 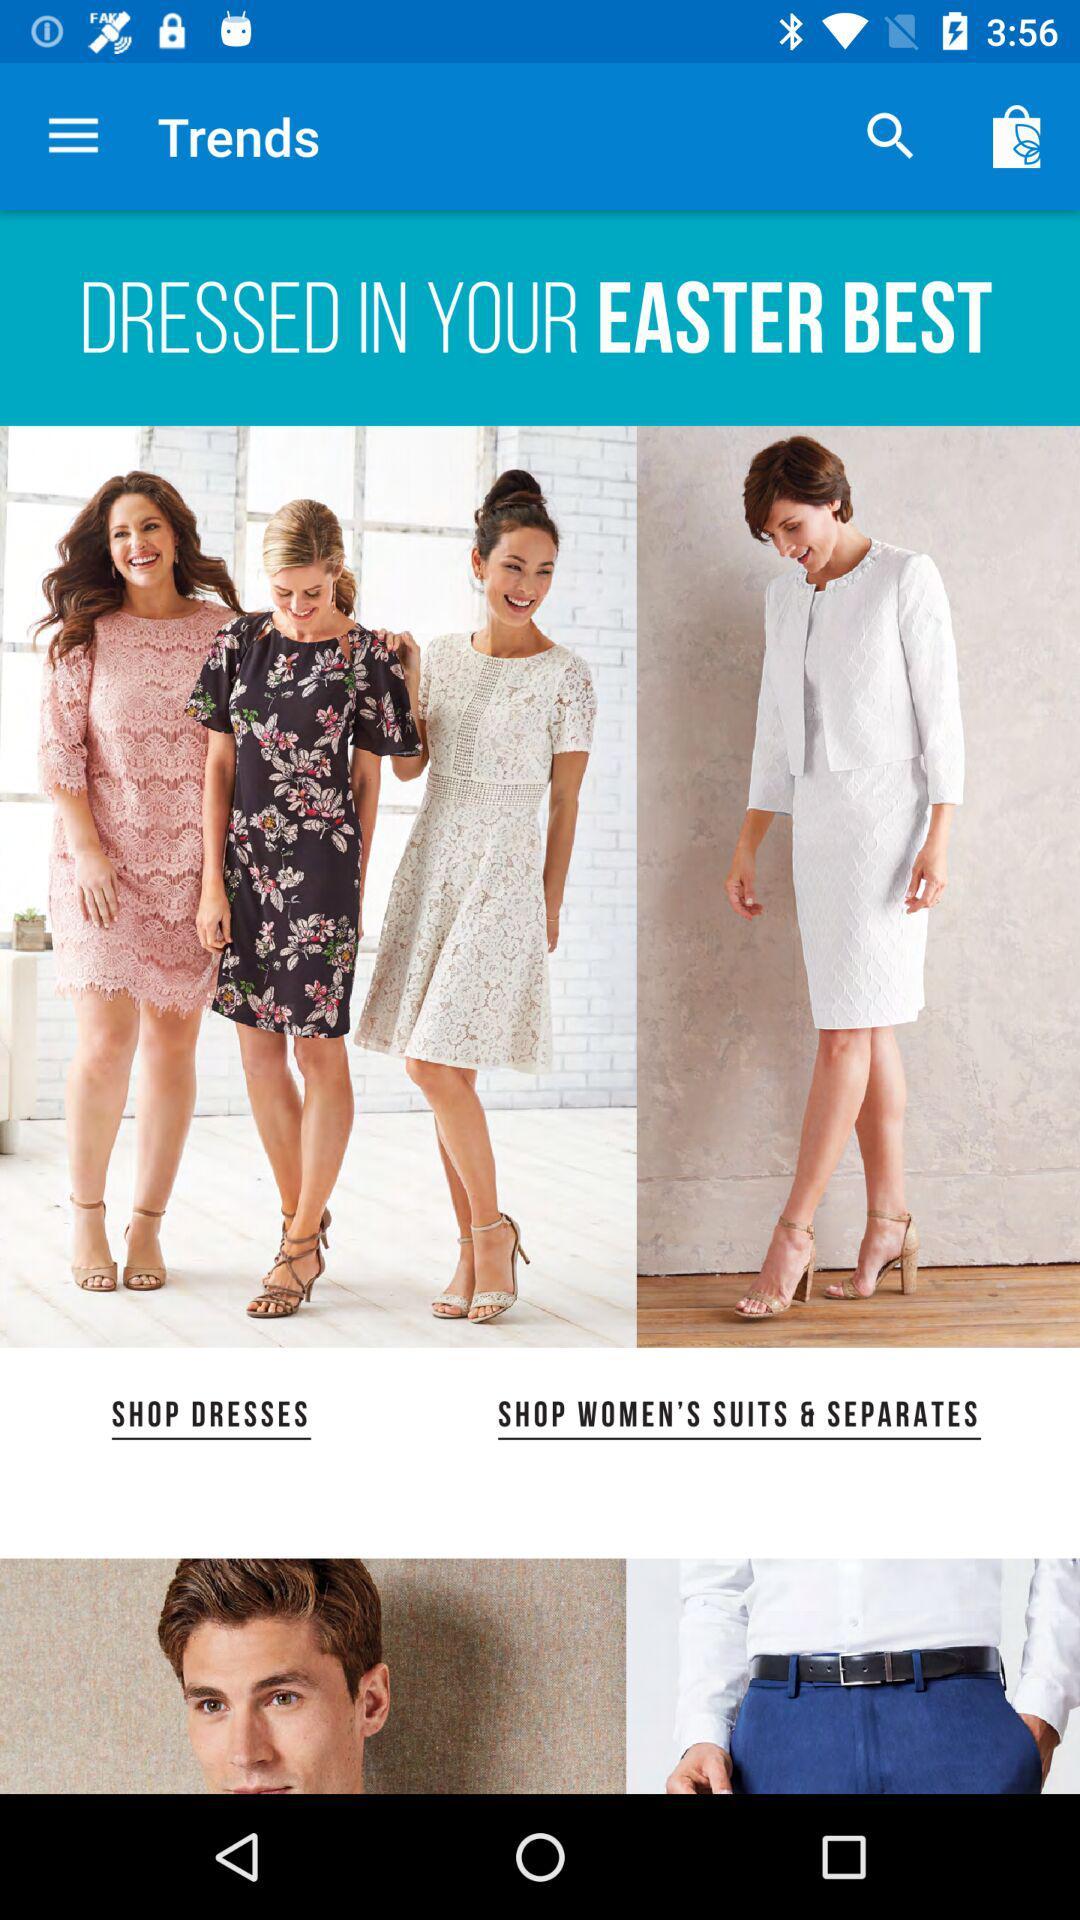 What do you see at coordinates (890, 135) in the screenshot?
I see `the item to the right of the trends app` at bounding box center [890, 135].